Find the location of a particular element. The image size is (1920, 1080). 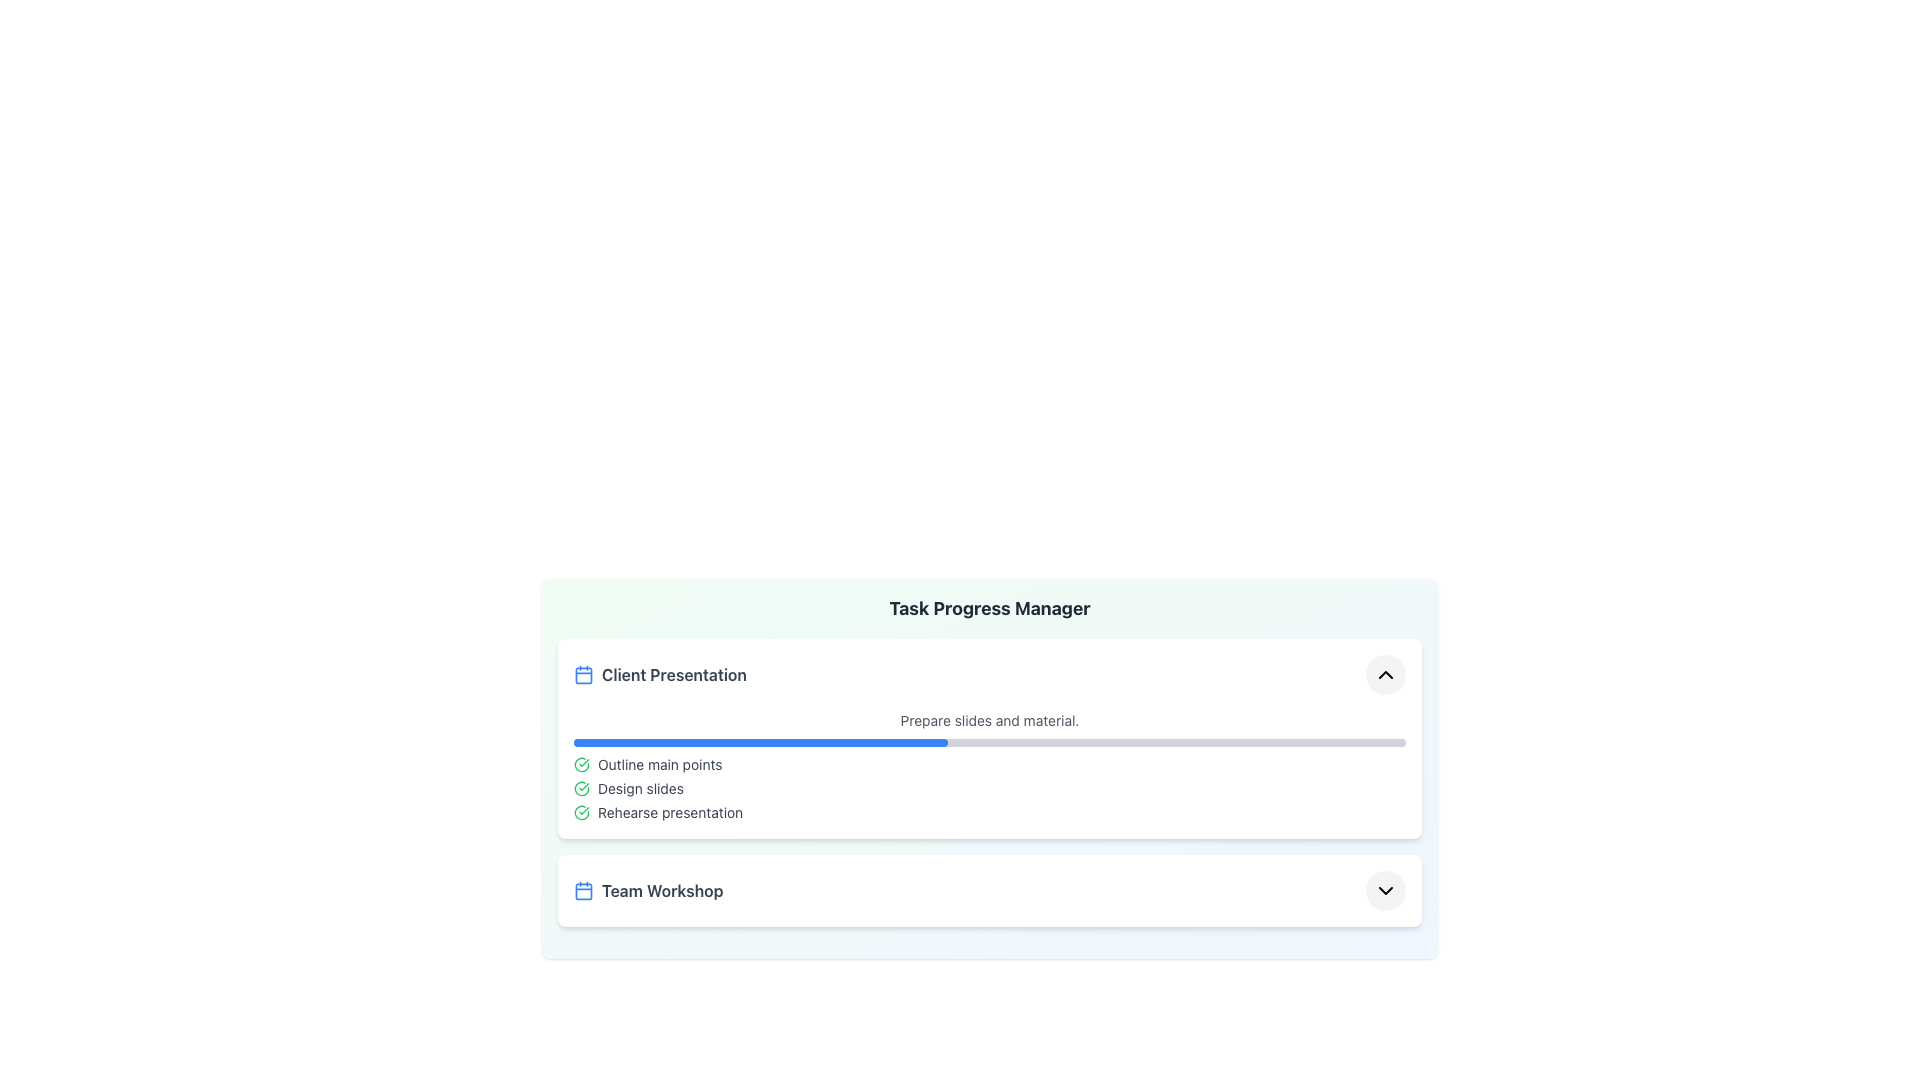

the circular button with a gray background and an upward chevron icon located at the top-right corner of the 'Client Presentation' section is located at coordinates (1385, 675).